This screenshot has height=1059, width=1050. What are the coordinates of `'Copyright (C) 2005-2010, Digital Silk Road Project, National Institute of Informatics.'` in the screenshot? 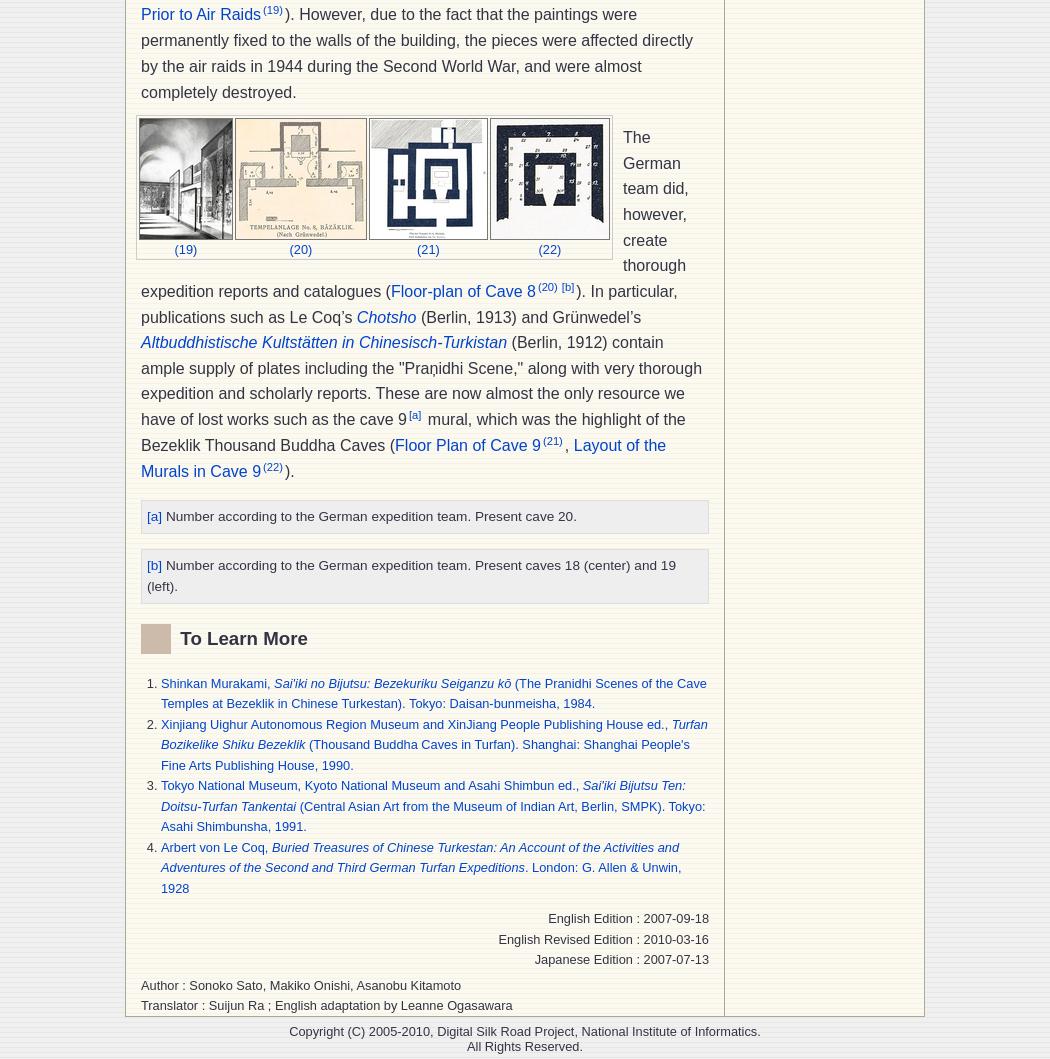 It's located at (523, 1029).